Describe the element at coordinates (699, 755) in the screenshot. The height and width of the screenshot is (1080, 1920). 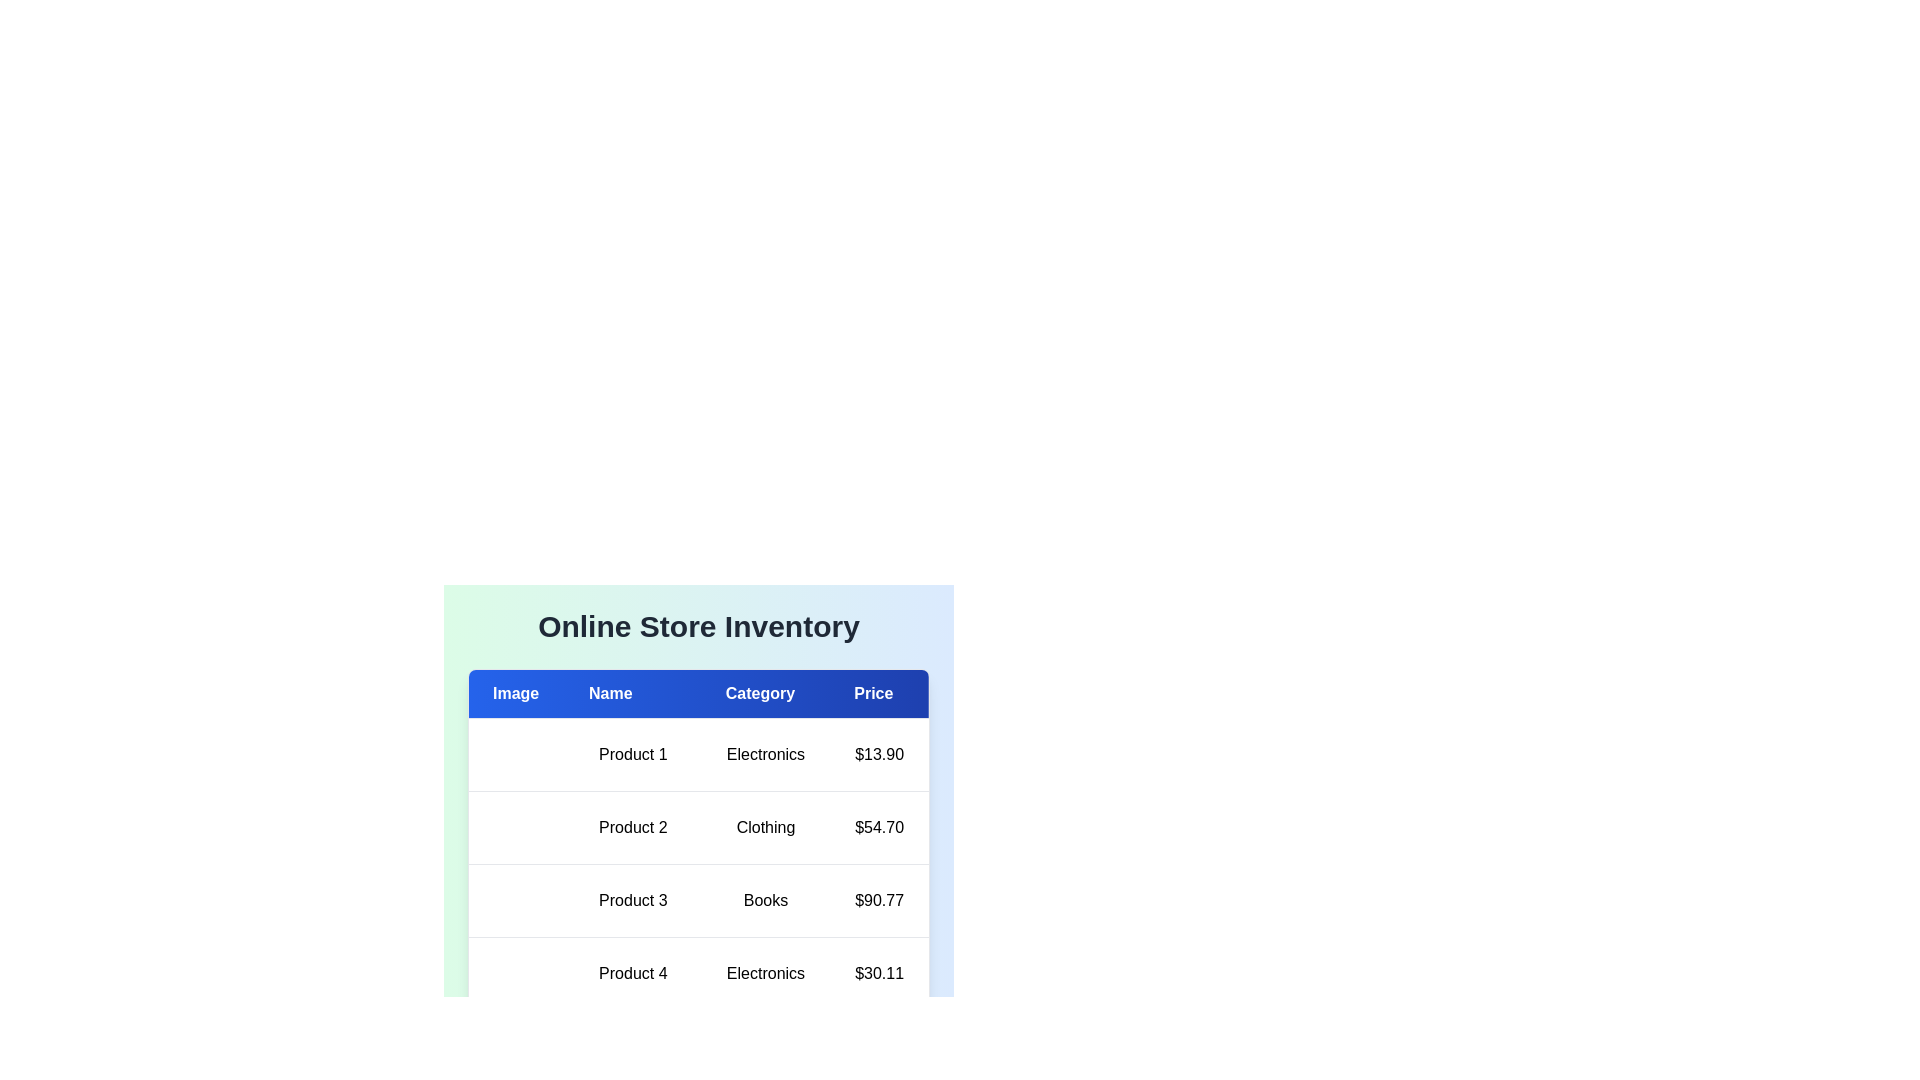
I see `the row of the product with name Product 1` at that location.